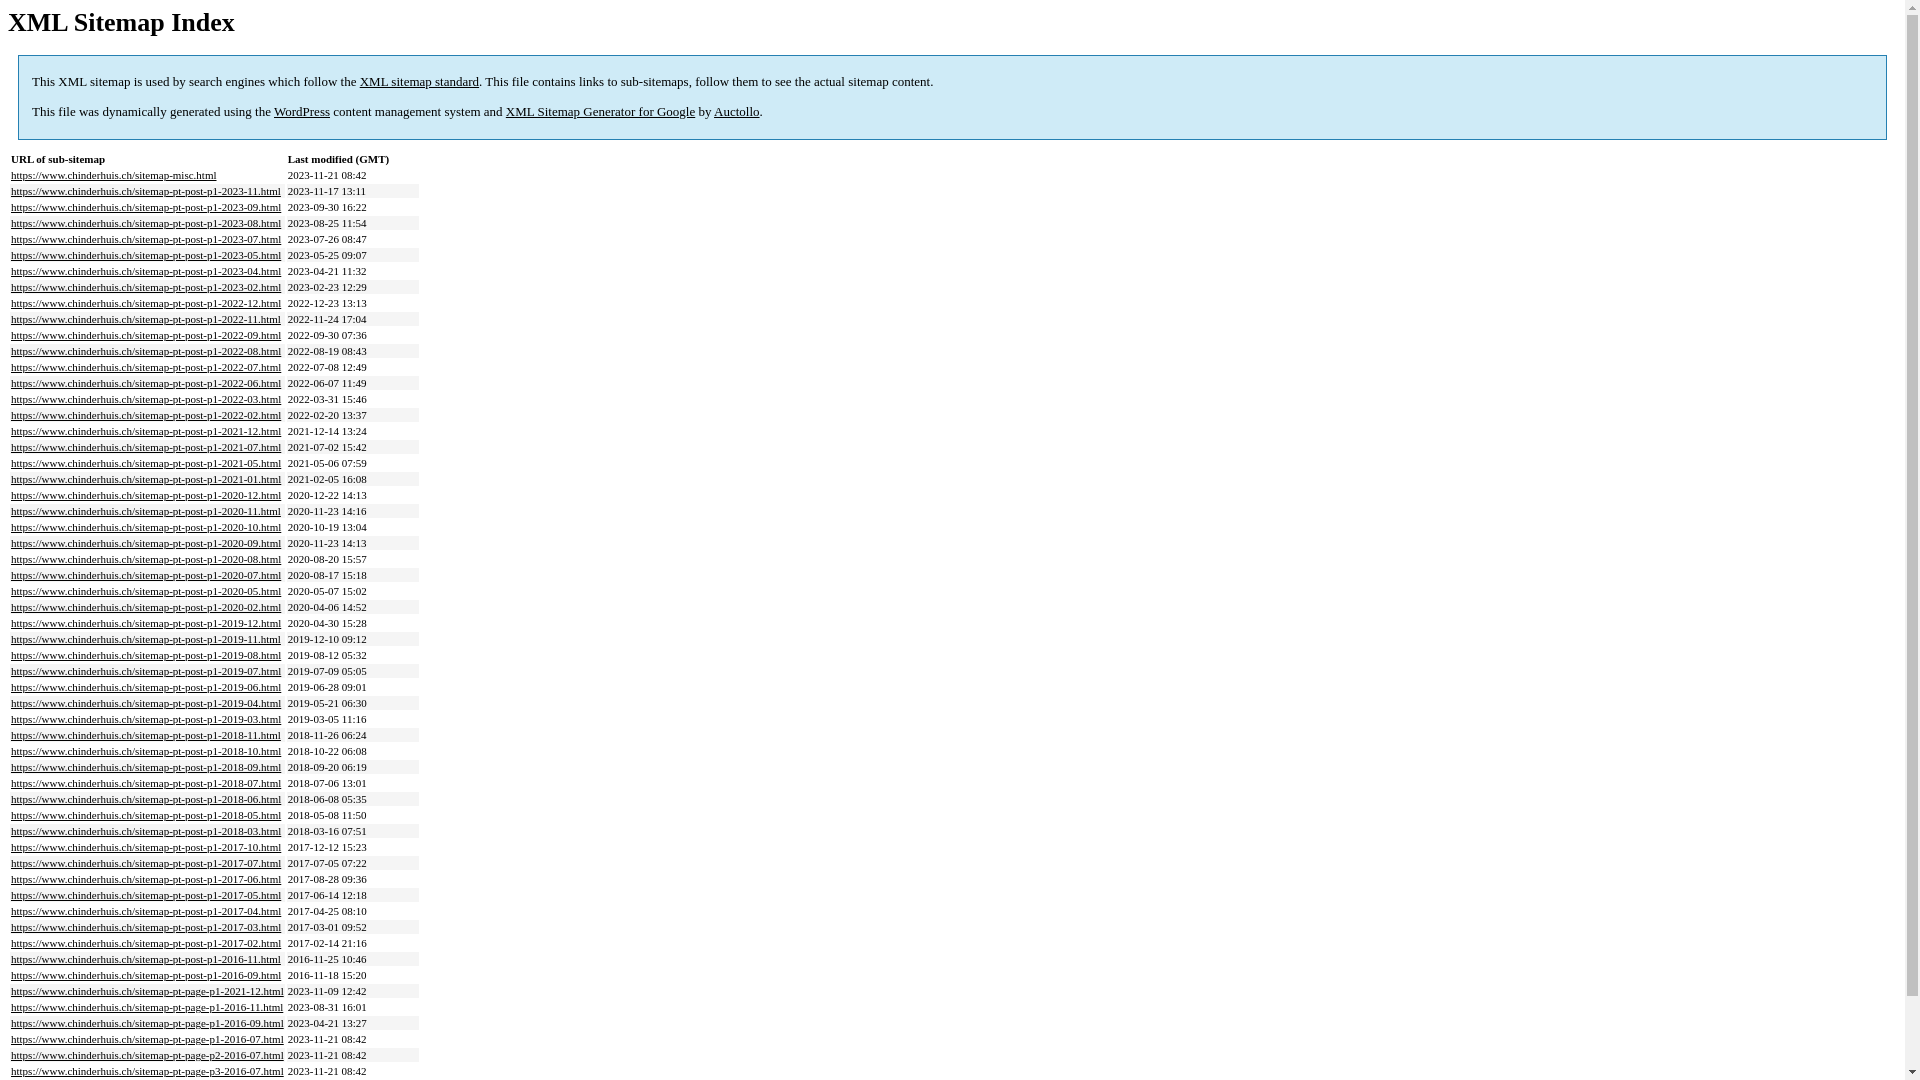  Describe the element at coordinates (146, 1037) in the screenshot. I see `'https://www.chinderhuis.ch/sitemap-pt-page-p1-2016-07.html'` at that location.